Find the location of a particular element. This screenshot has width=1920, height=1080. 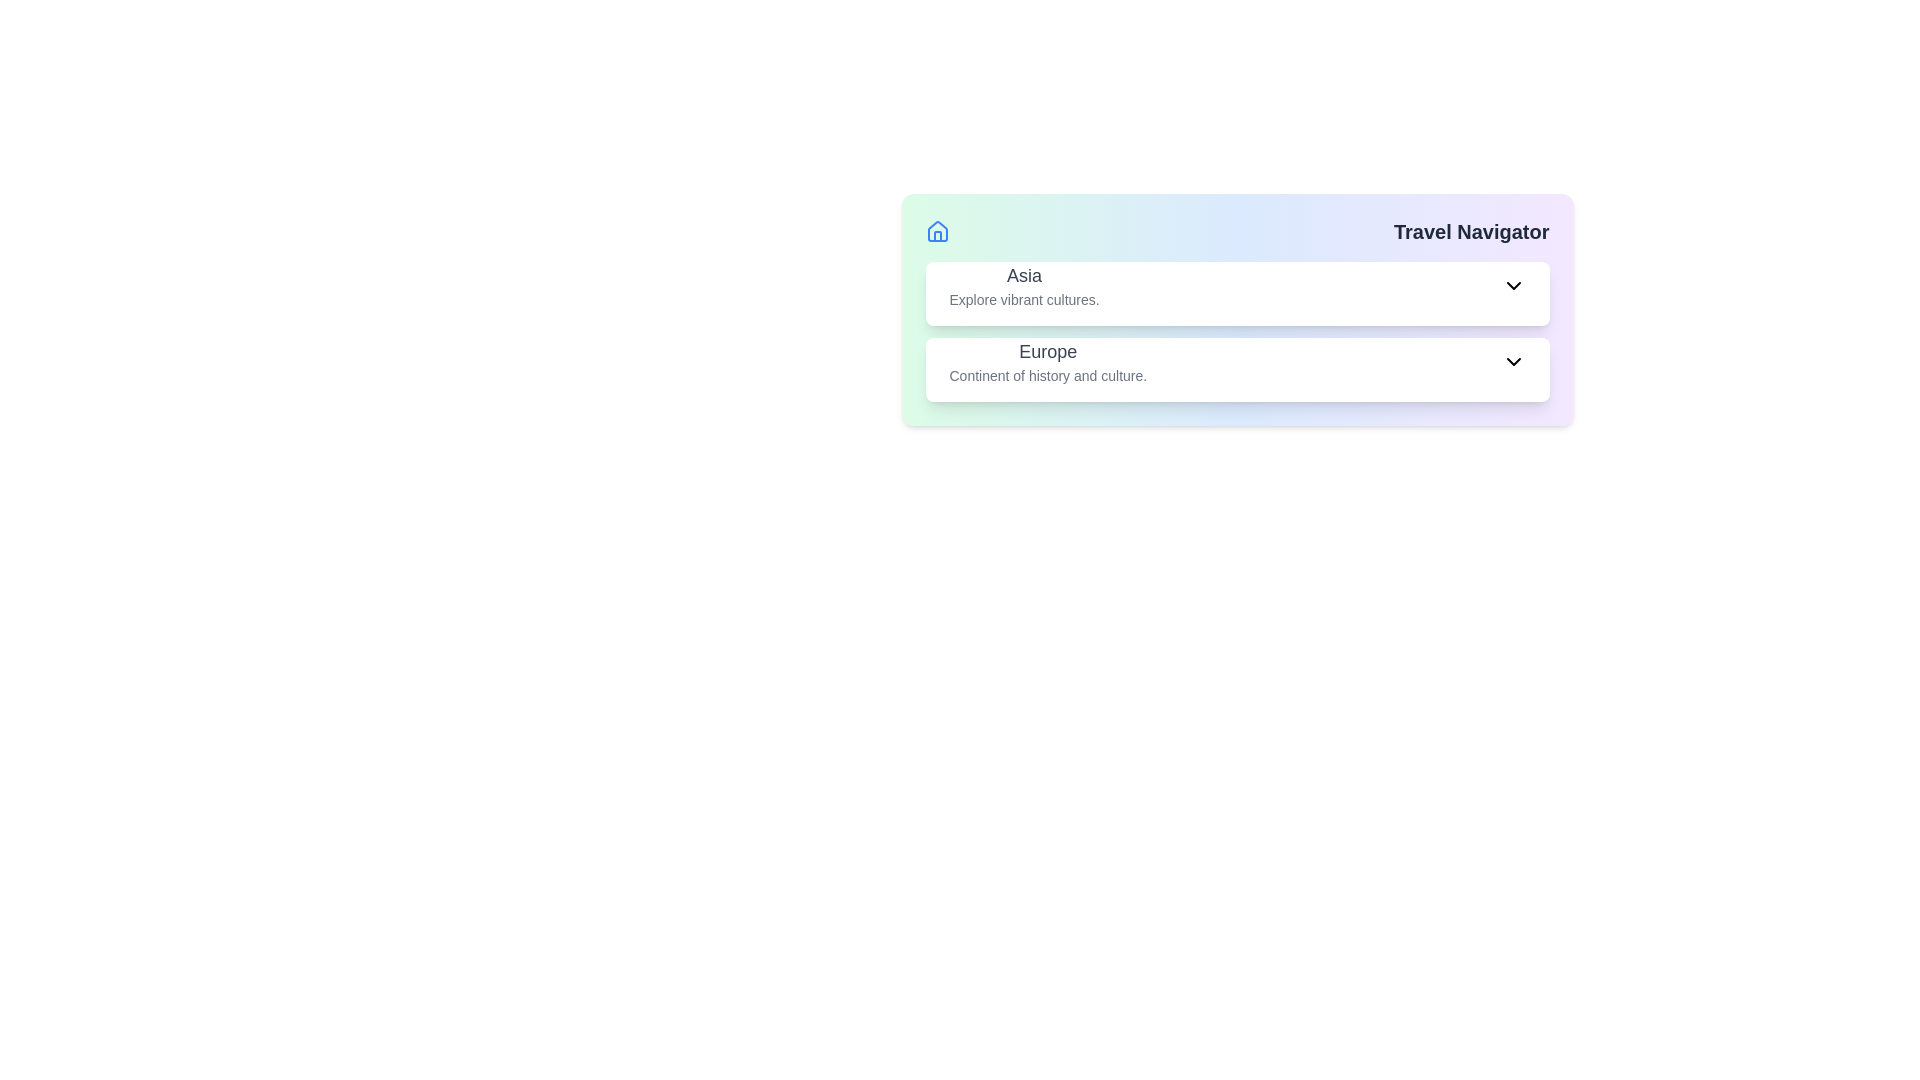

the downward-pointing chevron icon located within the dropdown button area is located at coordinates (1513, 285).